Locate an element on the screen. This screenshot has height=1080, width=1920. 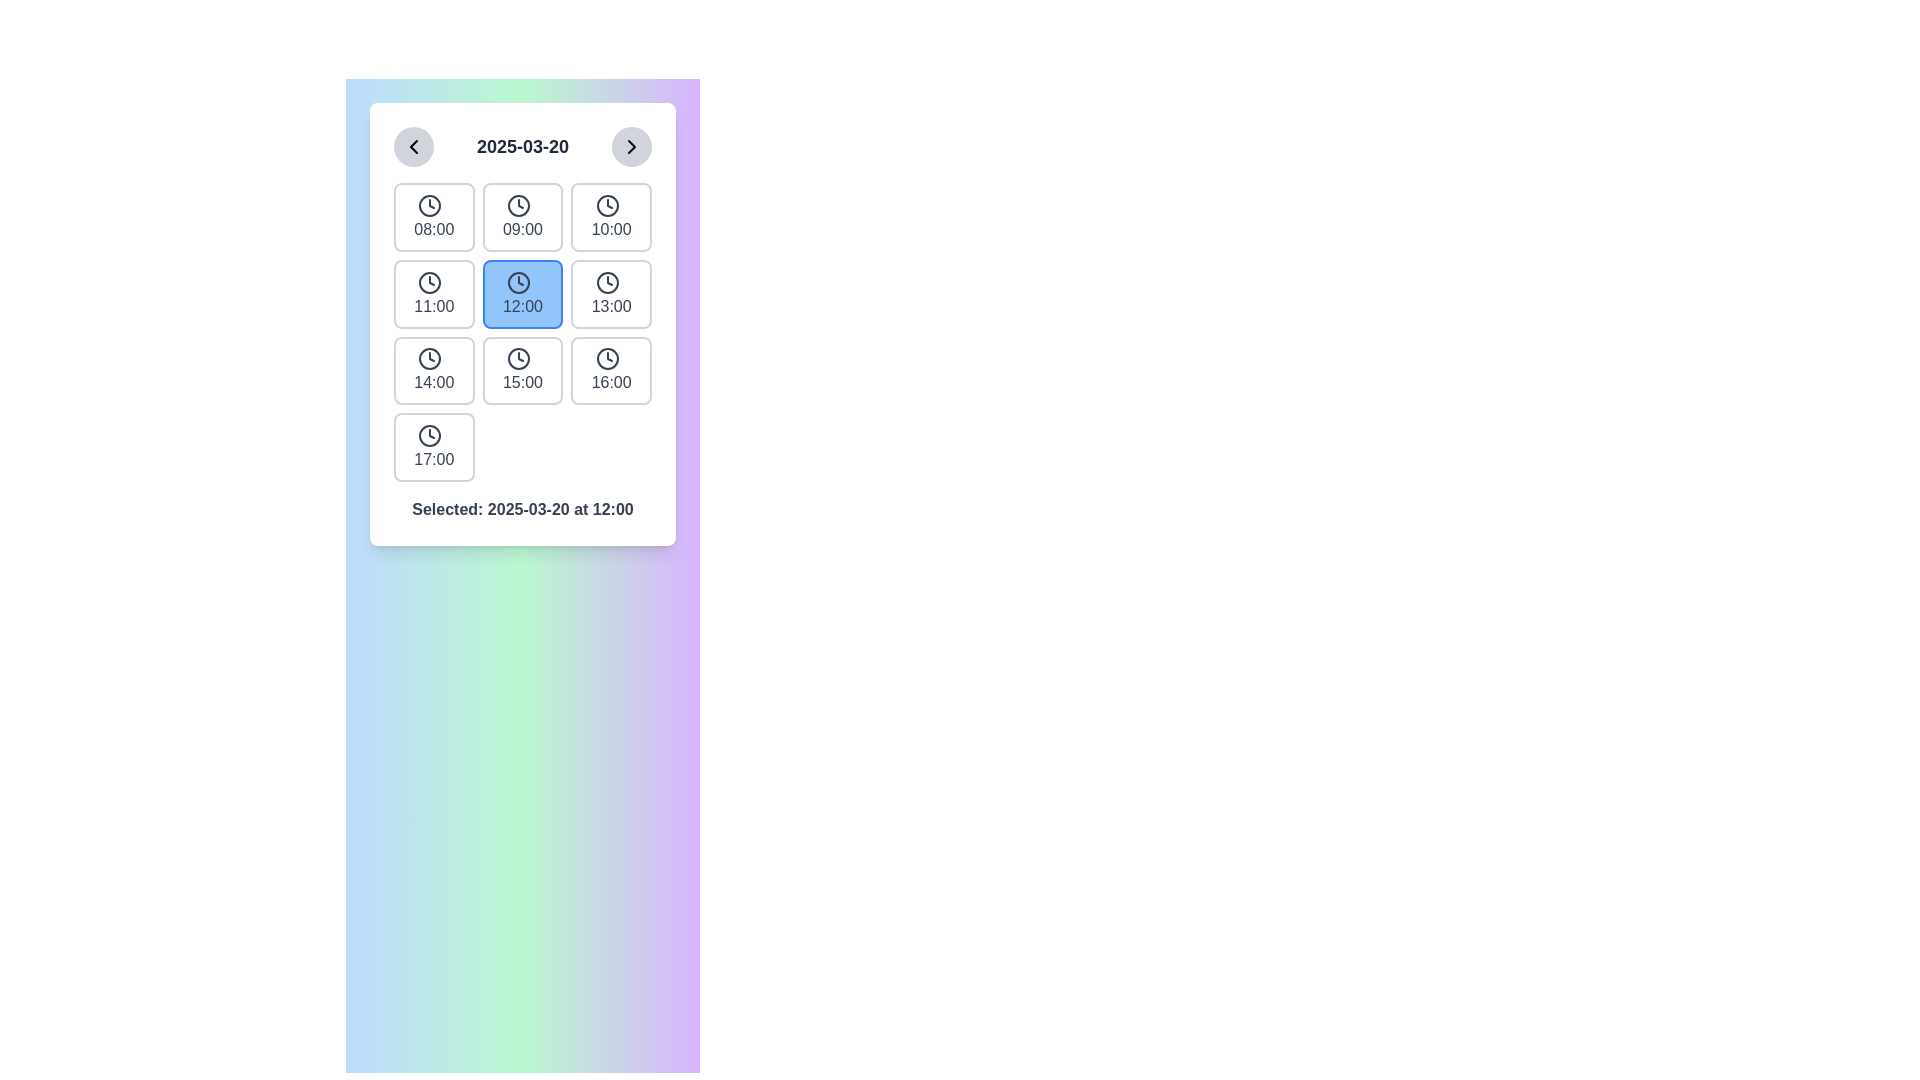
the clock icon indicating the time '08:00', which is located in the top-left corner of the grid of selectable time blocks is located at coordinates (429, 205).